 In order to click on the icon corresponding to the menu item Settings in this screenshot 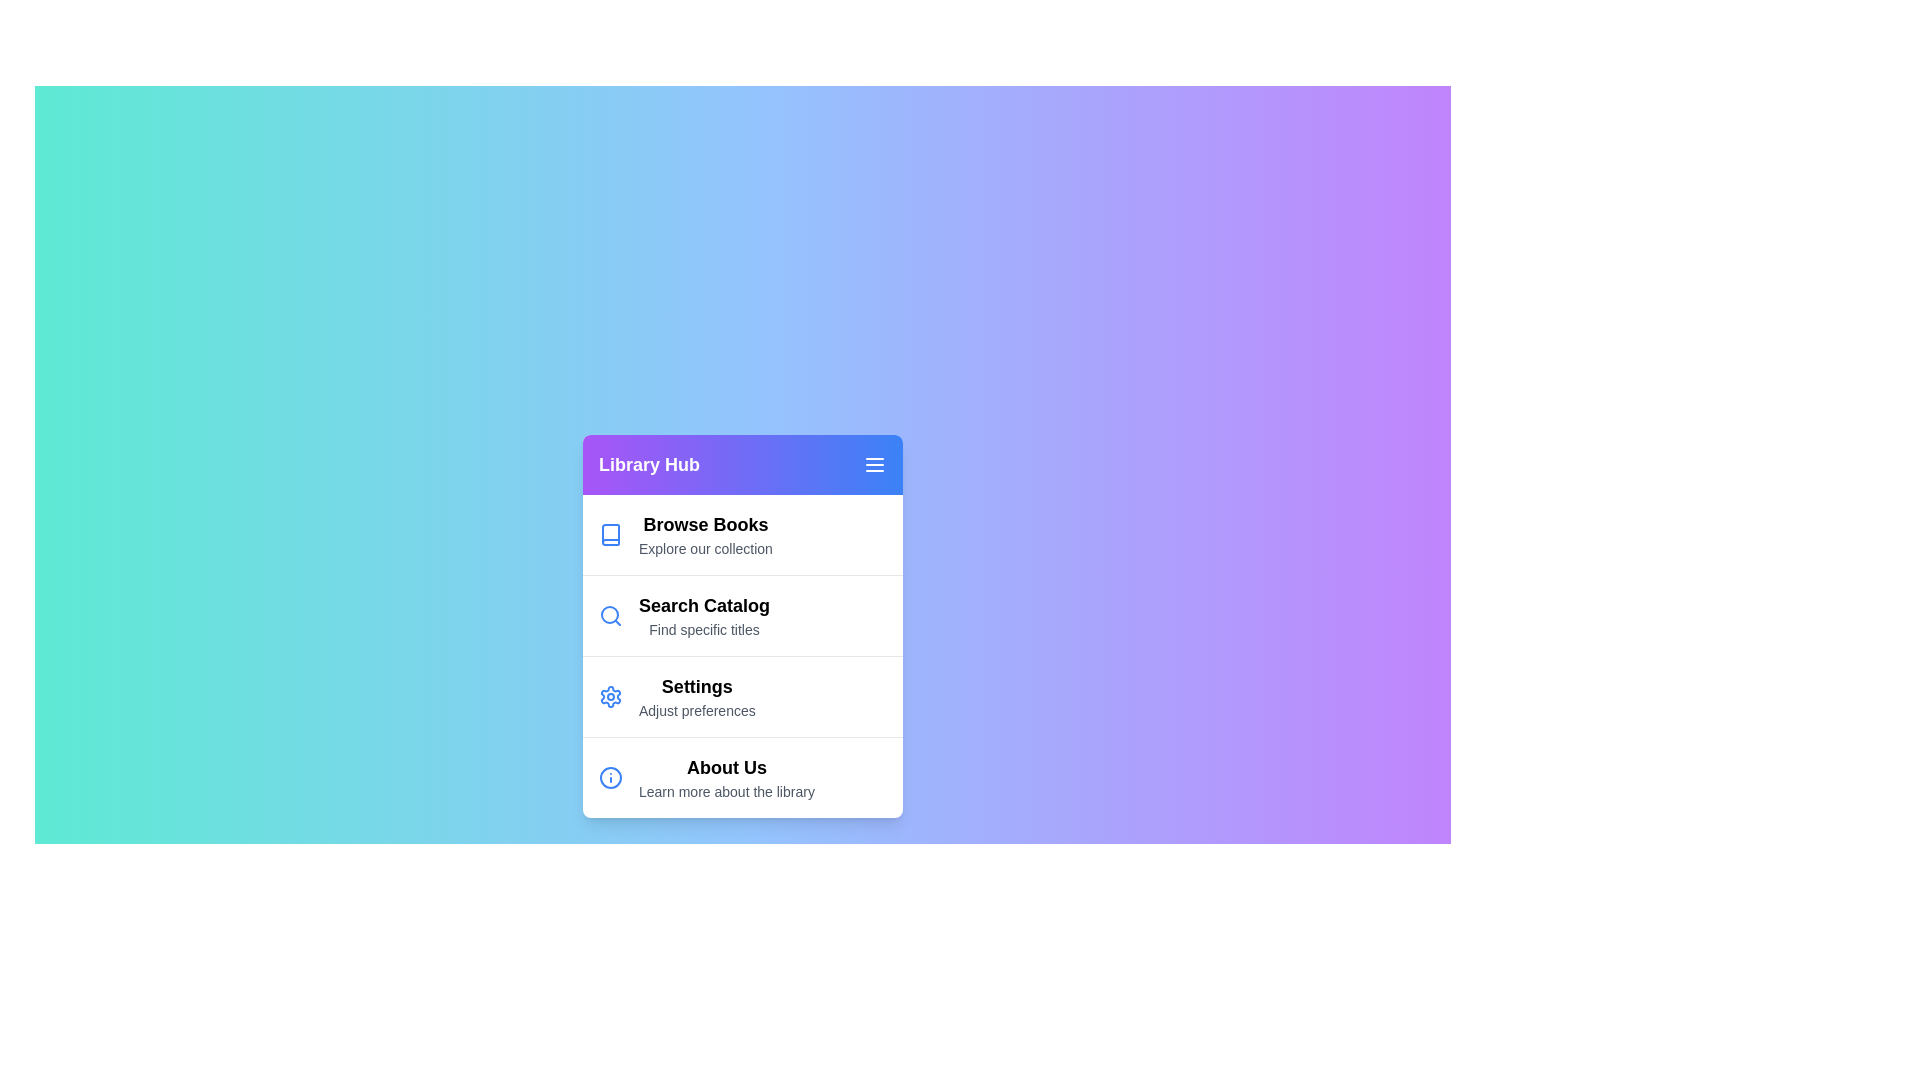, I will do `click(609, 695)`.